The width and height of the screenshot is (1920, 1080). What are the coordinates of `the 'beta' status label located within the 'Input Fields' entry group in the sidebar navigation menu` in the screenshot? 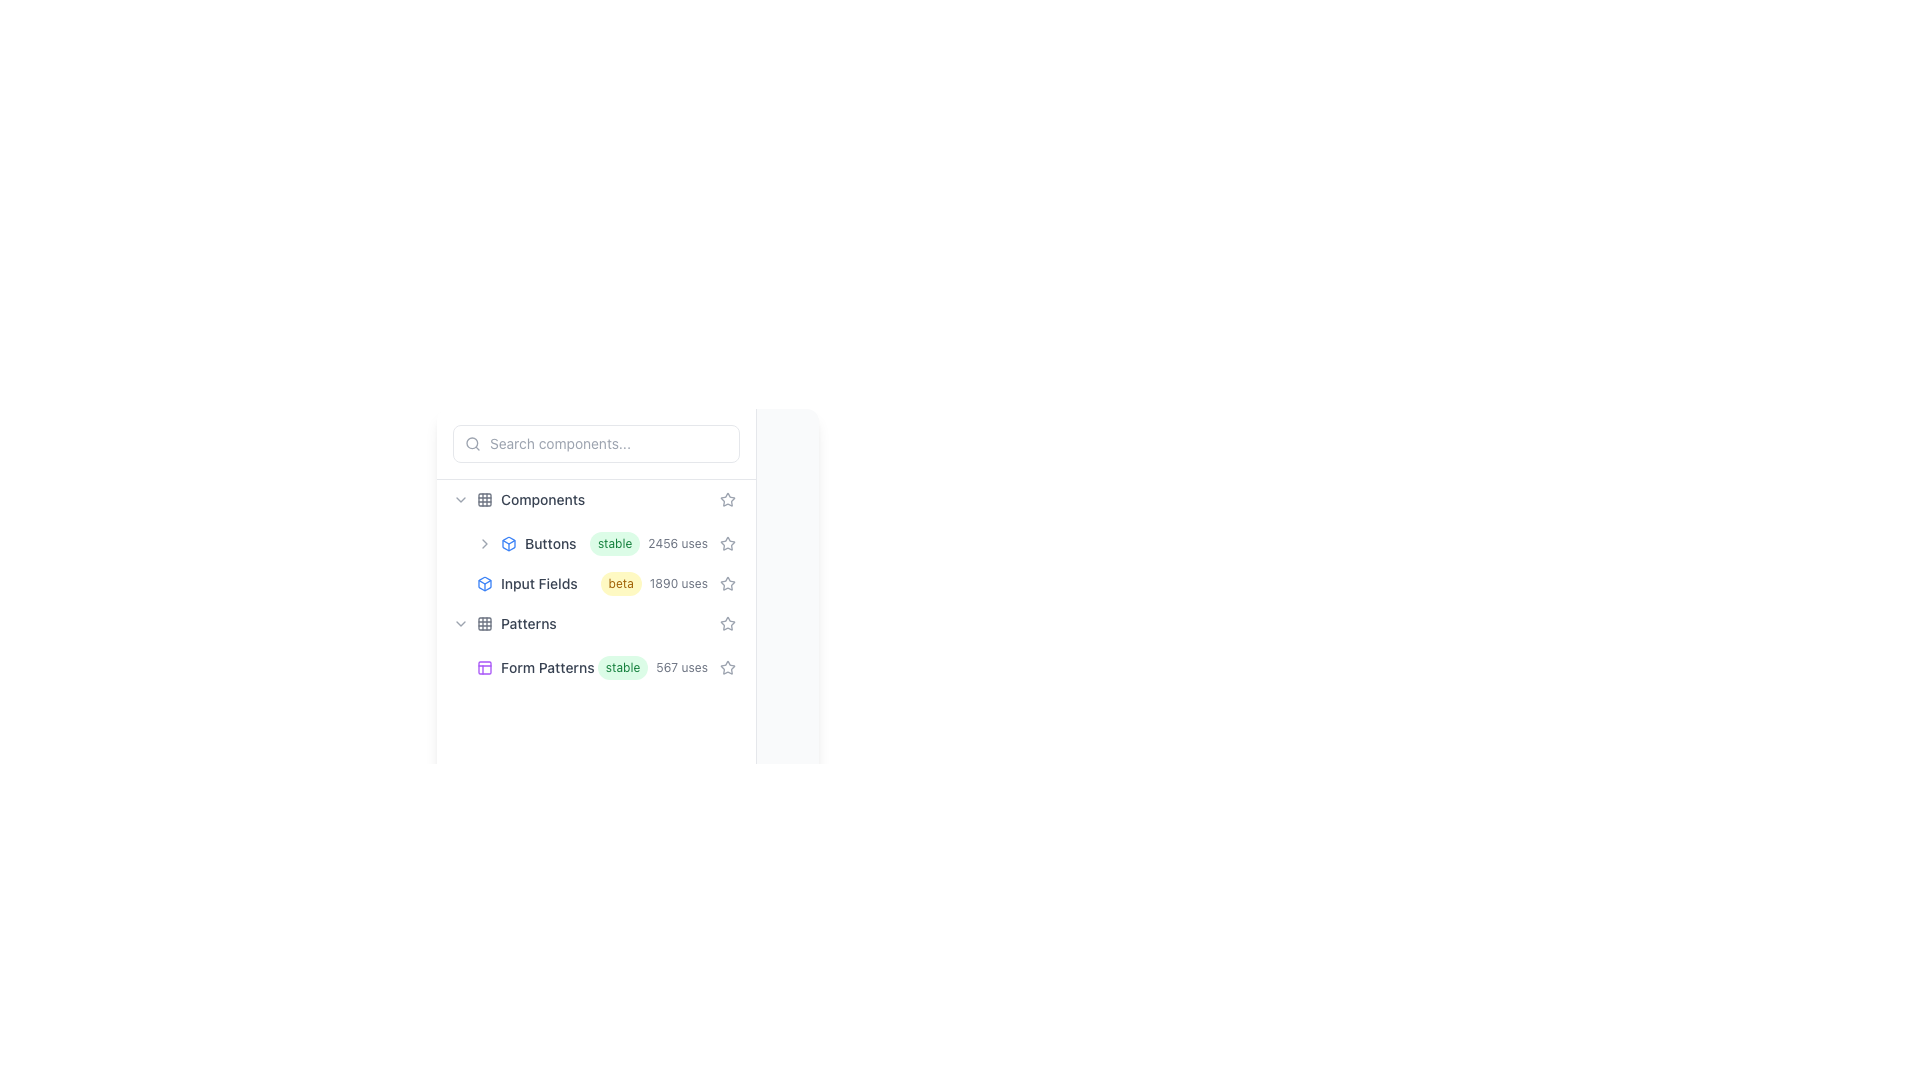 It's located at (620, 583).